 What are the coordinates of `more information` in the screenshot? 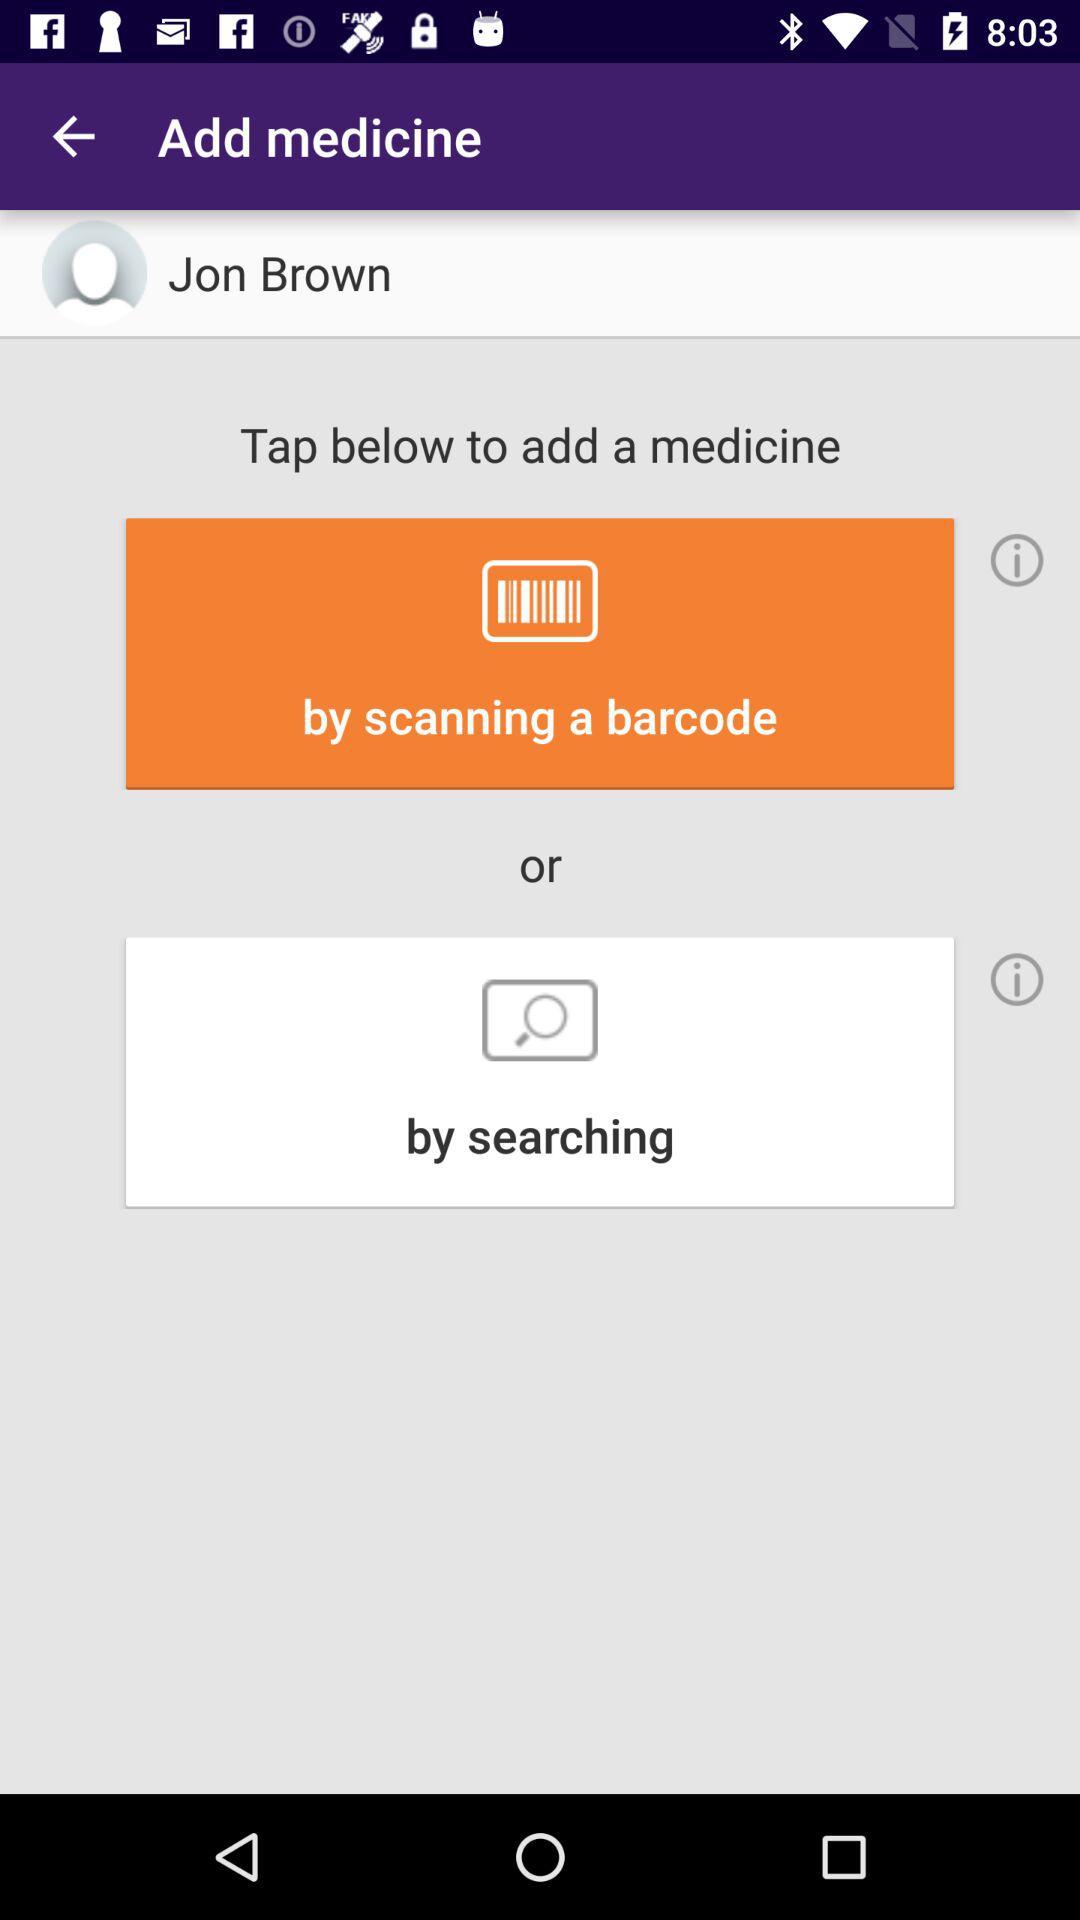 It's located at (1017, 979).